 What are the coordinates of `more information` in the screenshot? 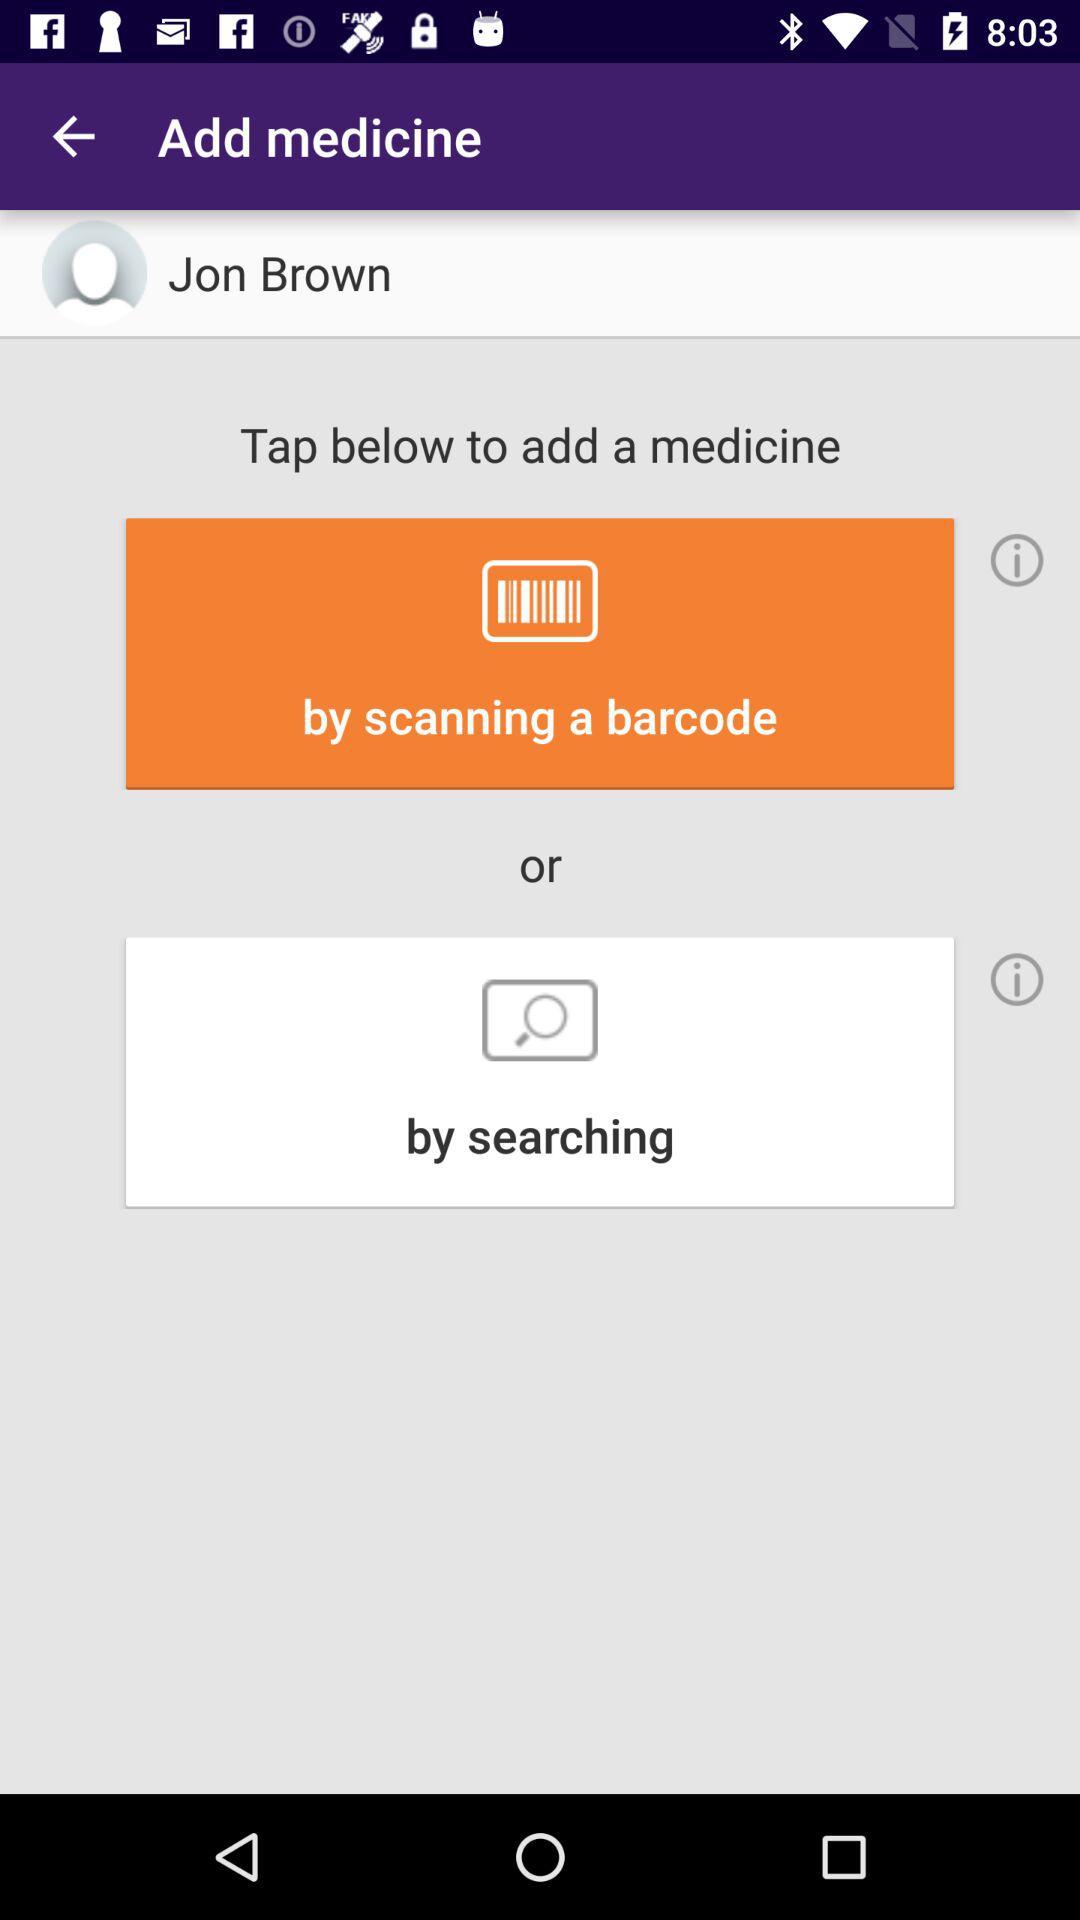 It's located at (1017, 979).